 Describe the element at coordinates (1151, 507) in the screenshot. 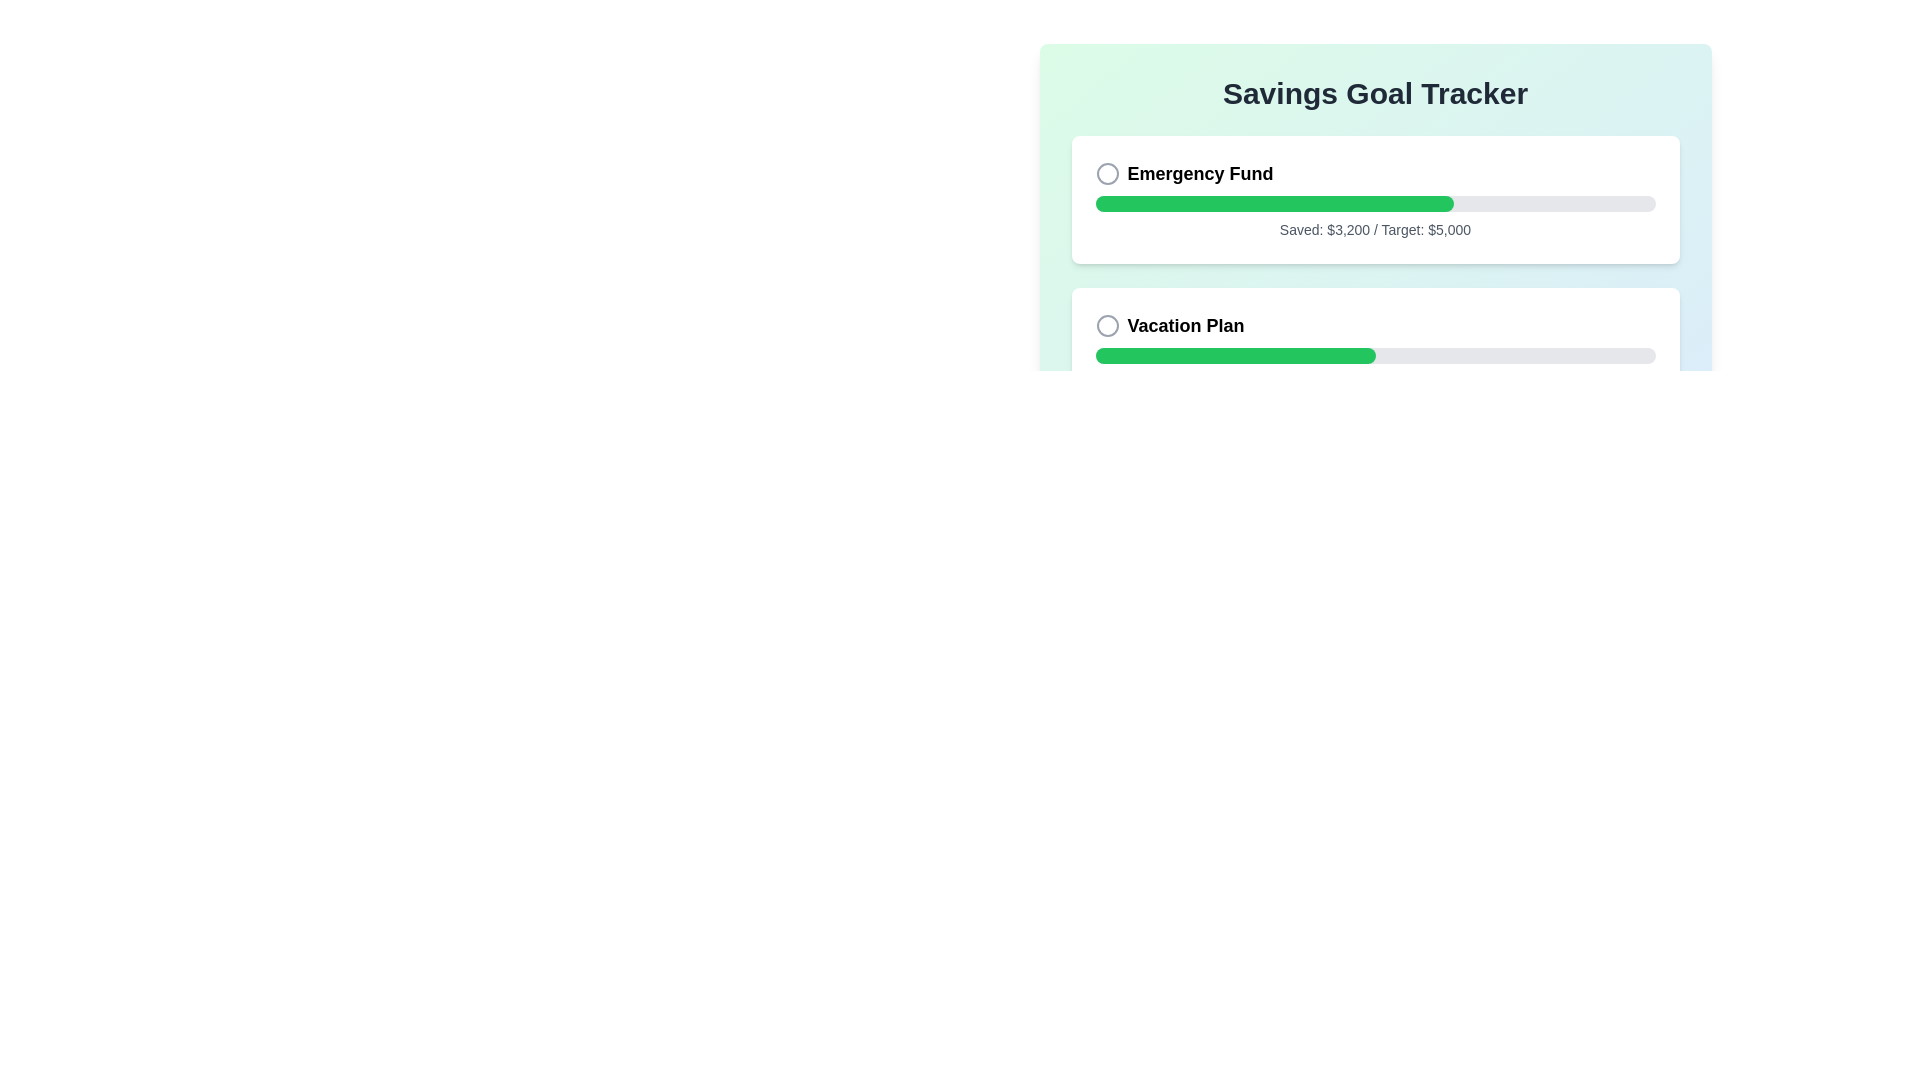

I see `the left segment of the progress bar in the 'Savings Goal Tracker' interface, which visually represents the percentage of the 'Vacation Plan' progress` at that location.